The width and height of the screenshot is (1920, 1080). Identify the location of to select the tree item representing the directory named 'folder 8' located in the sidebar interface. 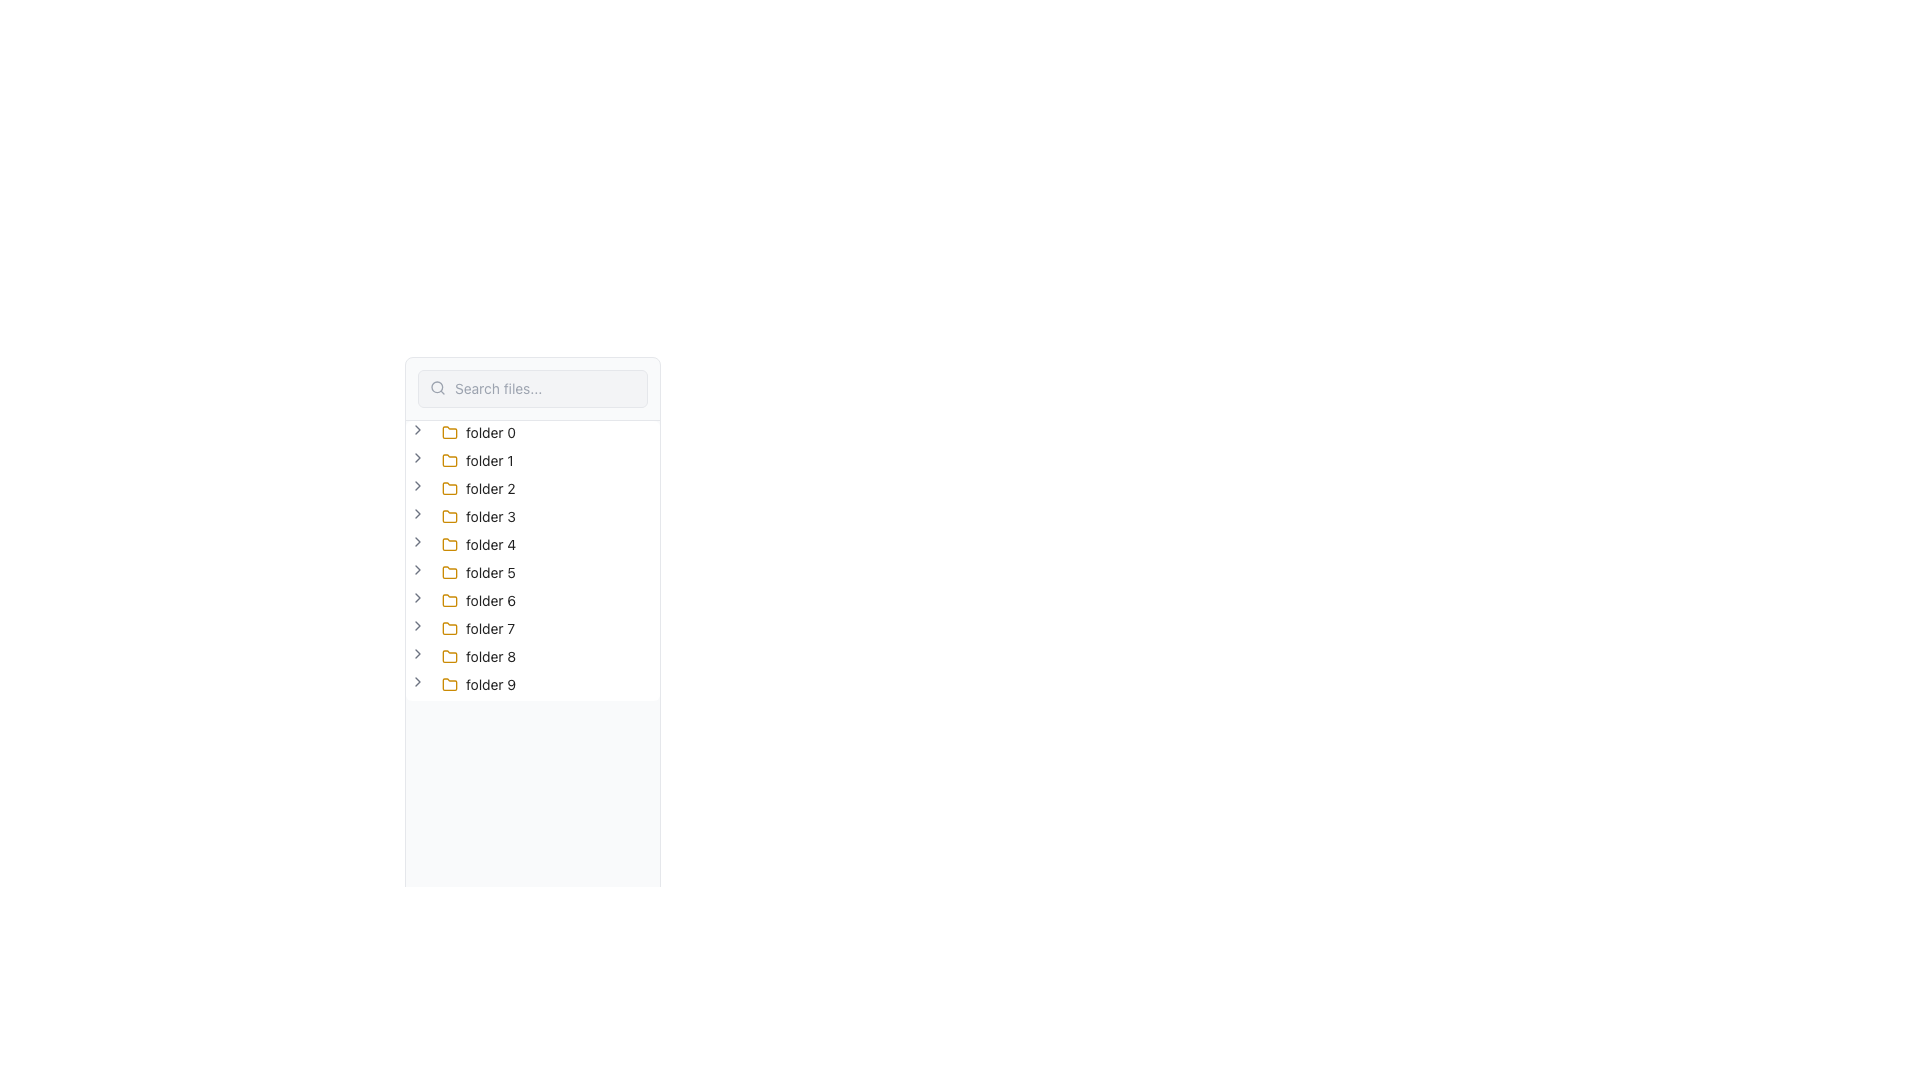
(464, 656).